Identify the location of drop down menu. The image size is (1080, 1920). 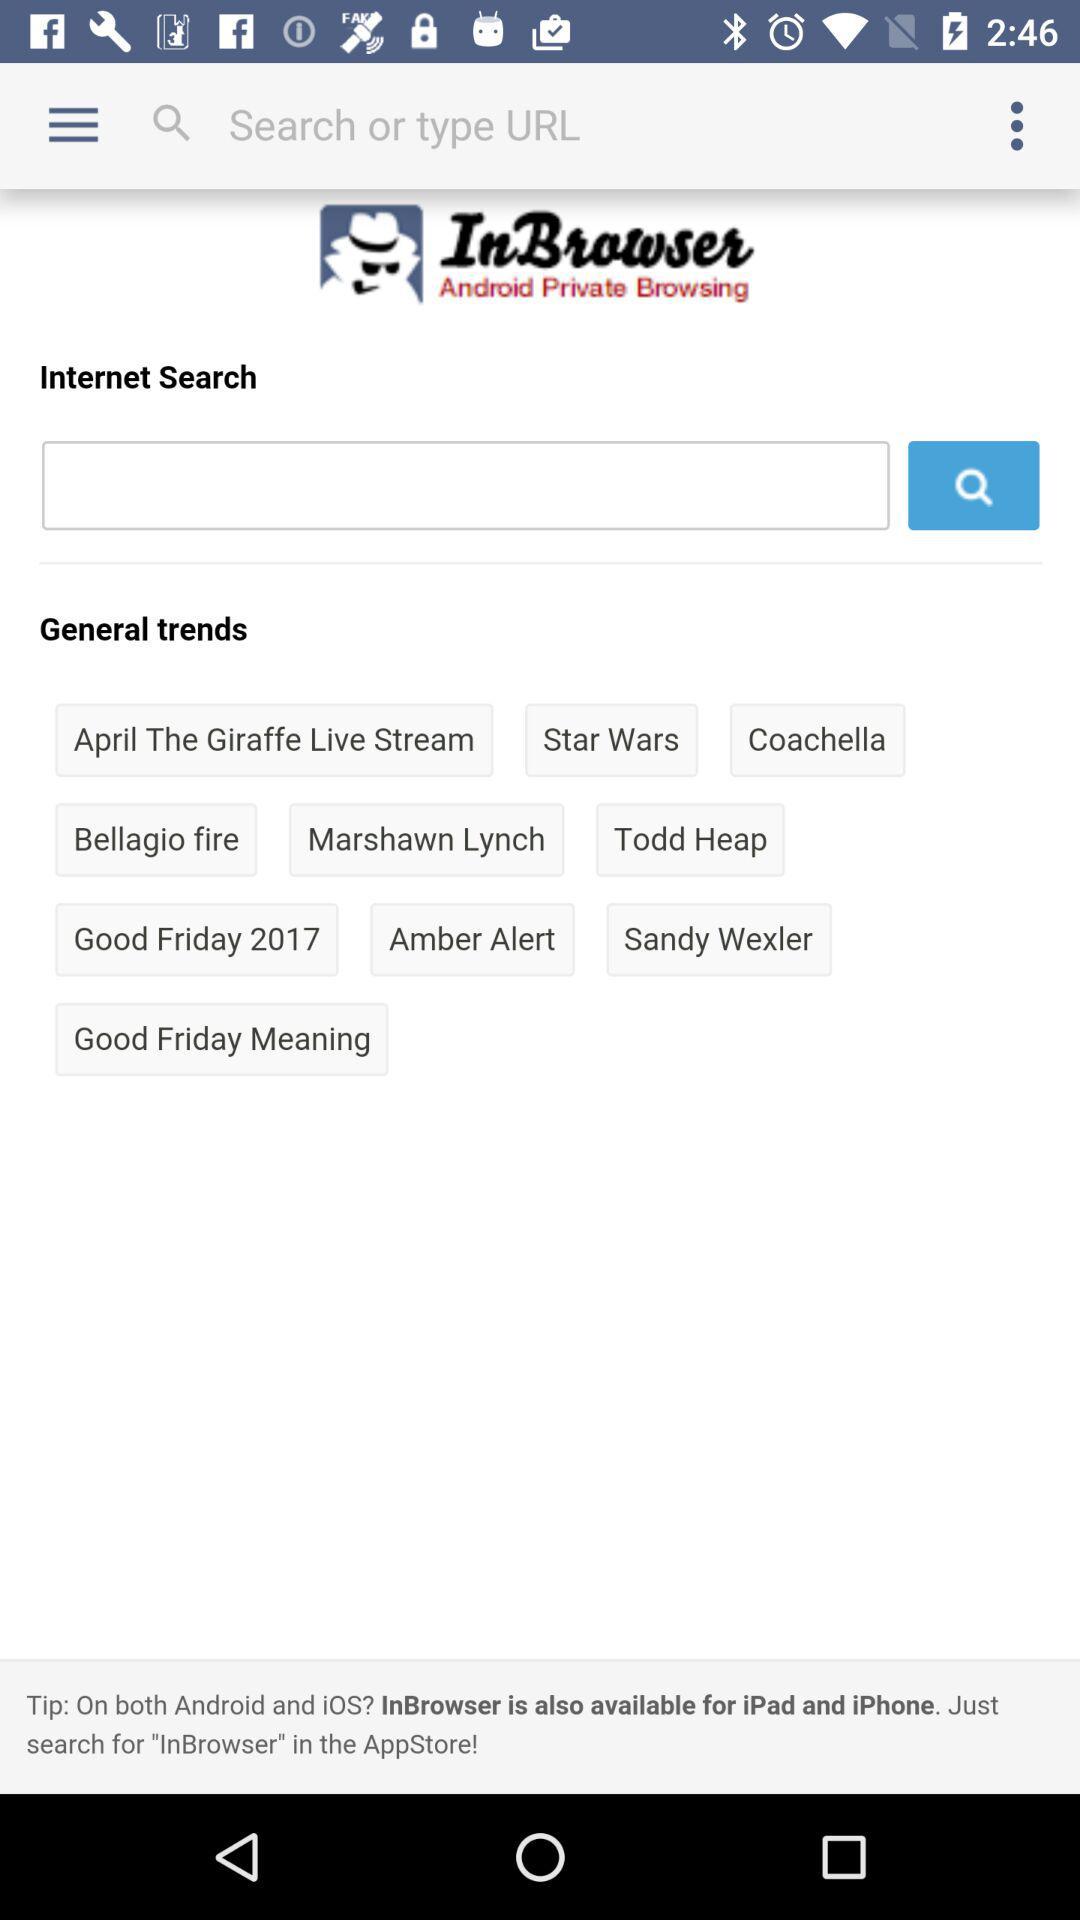
(1017, 124).